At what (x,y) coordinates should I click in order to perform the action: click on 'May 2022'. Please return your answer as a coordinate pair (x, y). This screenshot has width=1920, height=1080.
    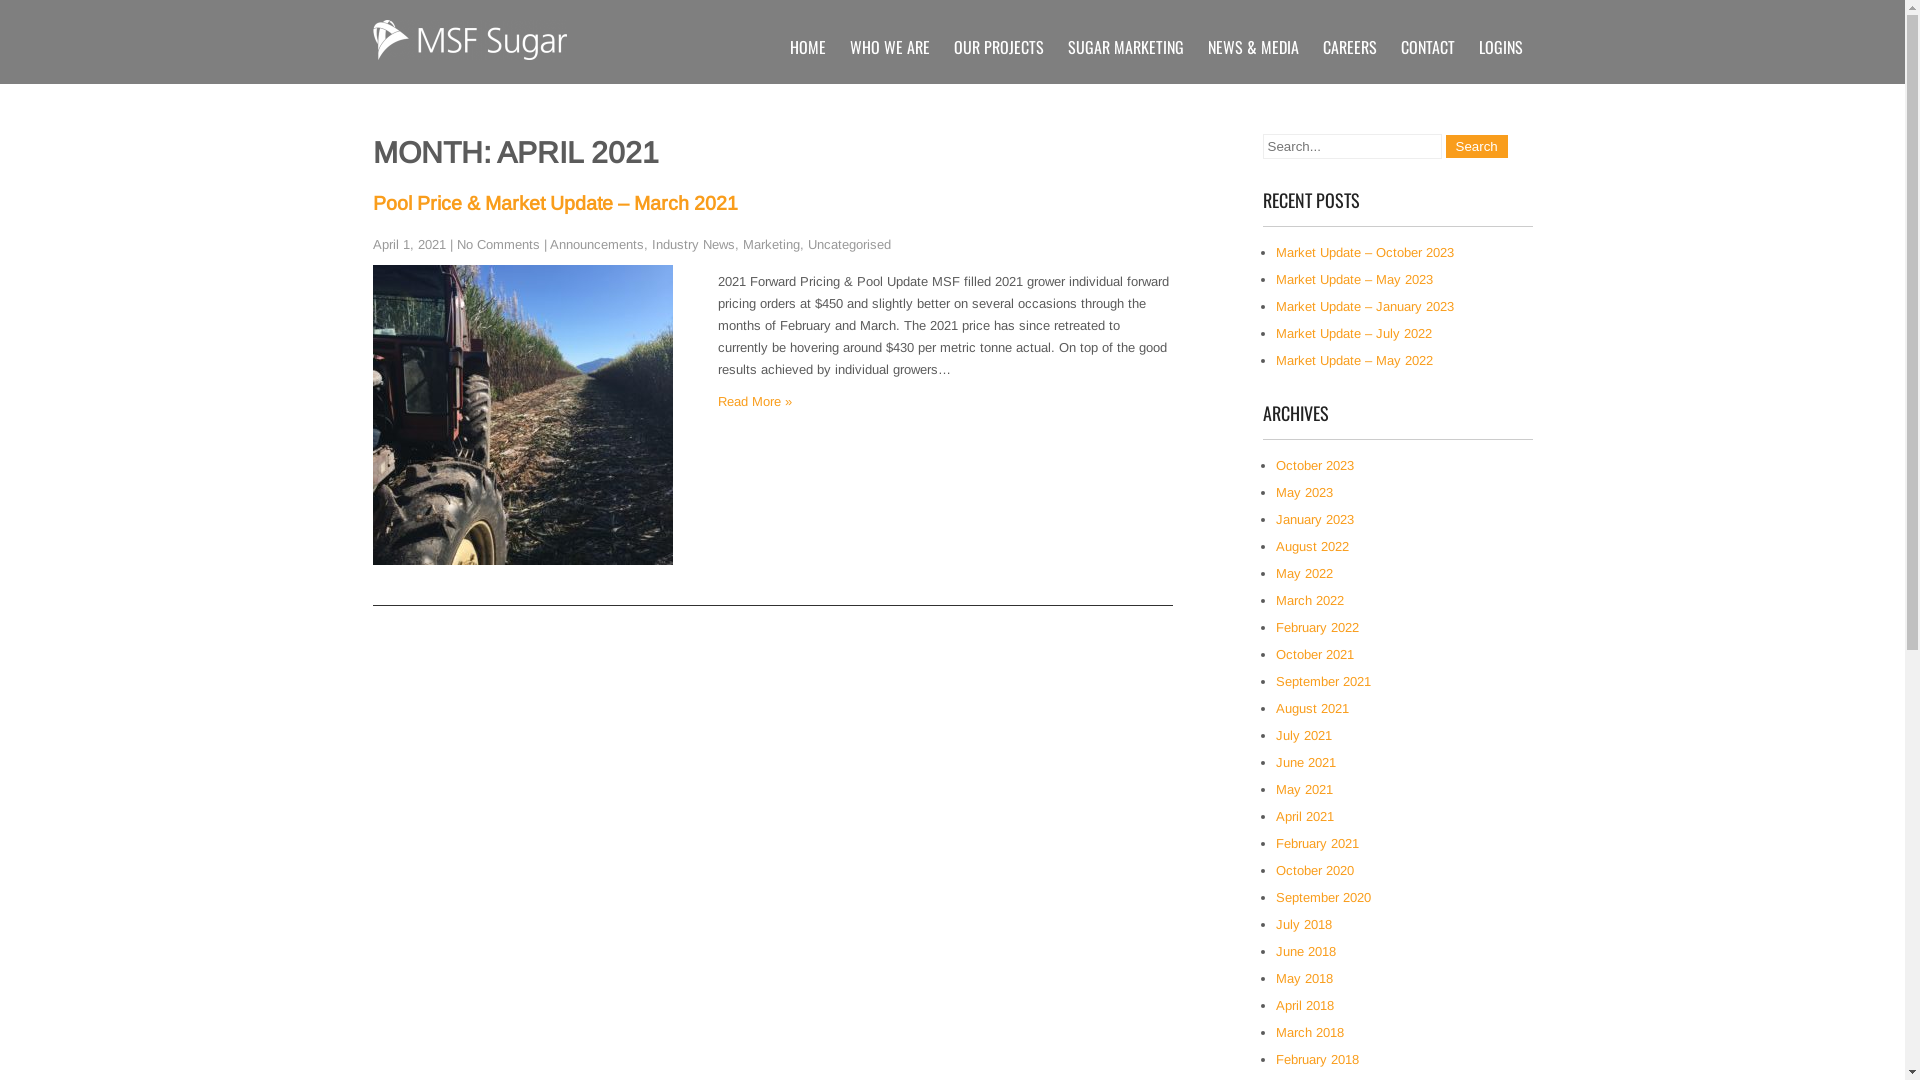
    Looking at the image, I should click on (1304, 573).